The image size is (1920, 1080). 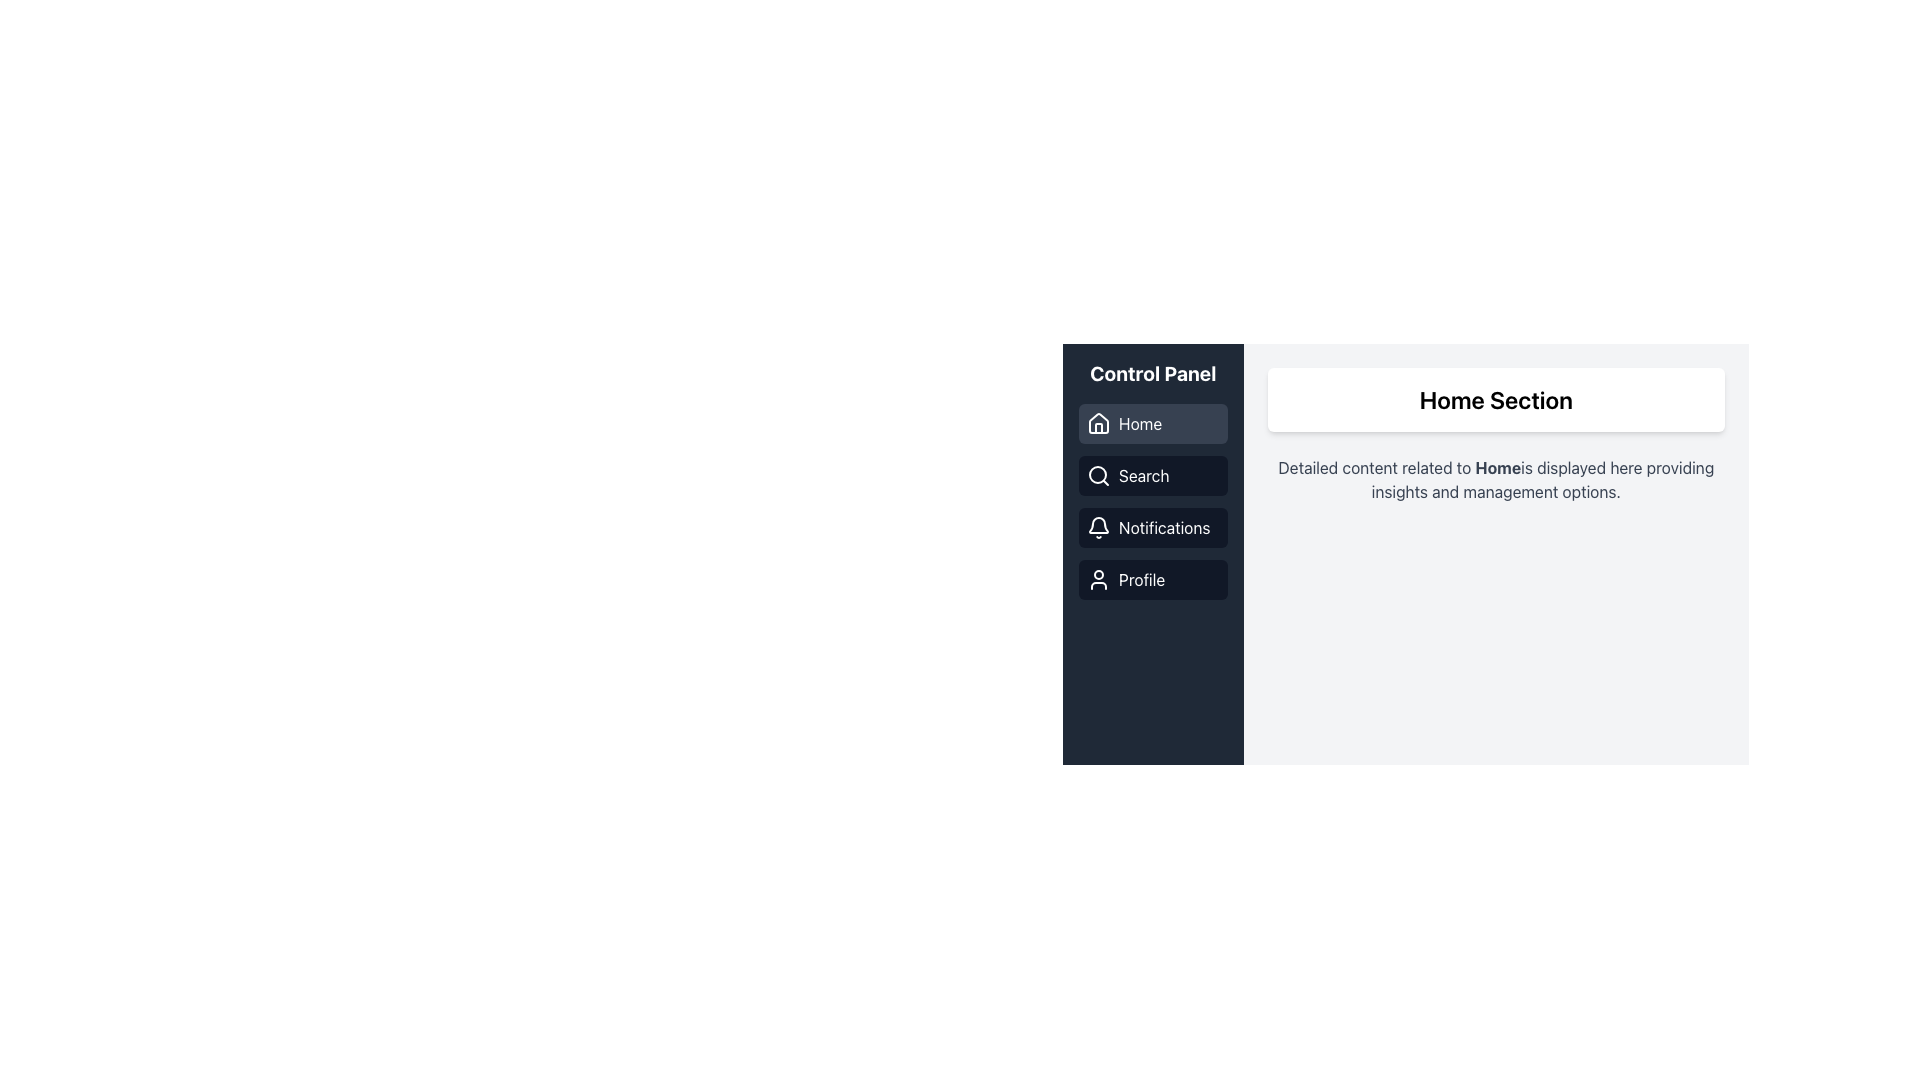 What do you see at coordinates (1098, 423) in the screenshot?
I see `the house icon representing the navigational indicator located in the sidebar navigation menu, which is to the left of the 'Home' text` at bounding box center [1098, 423].